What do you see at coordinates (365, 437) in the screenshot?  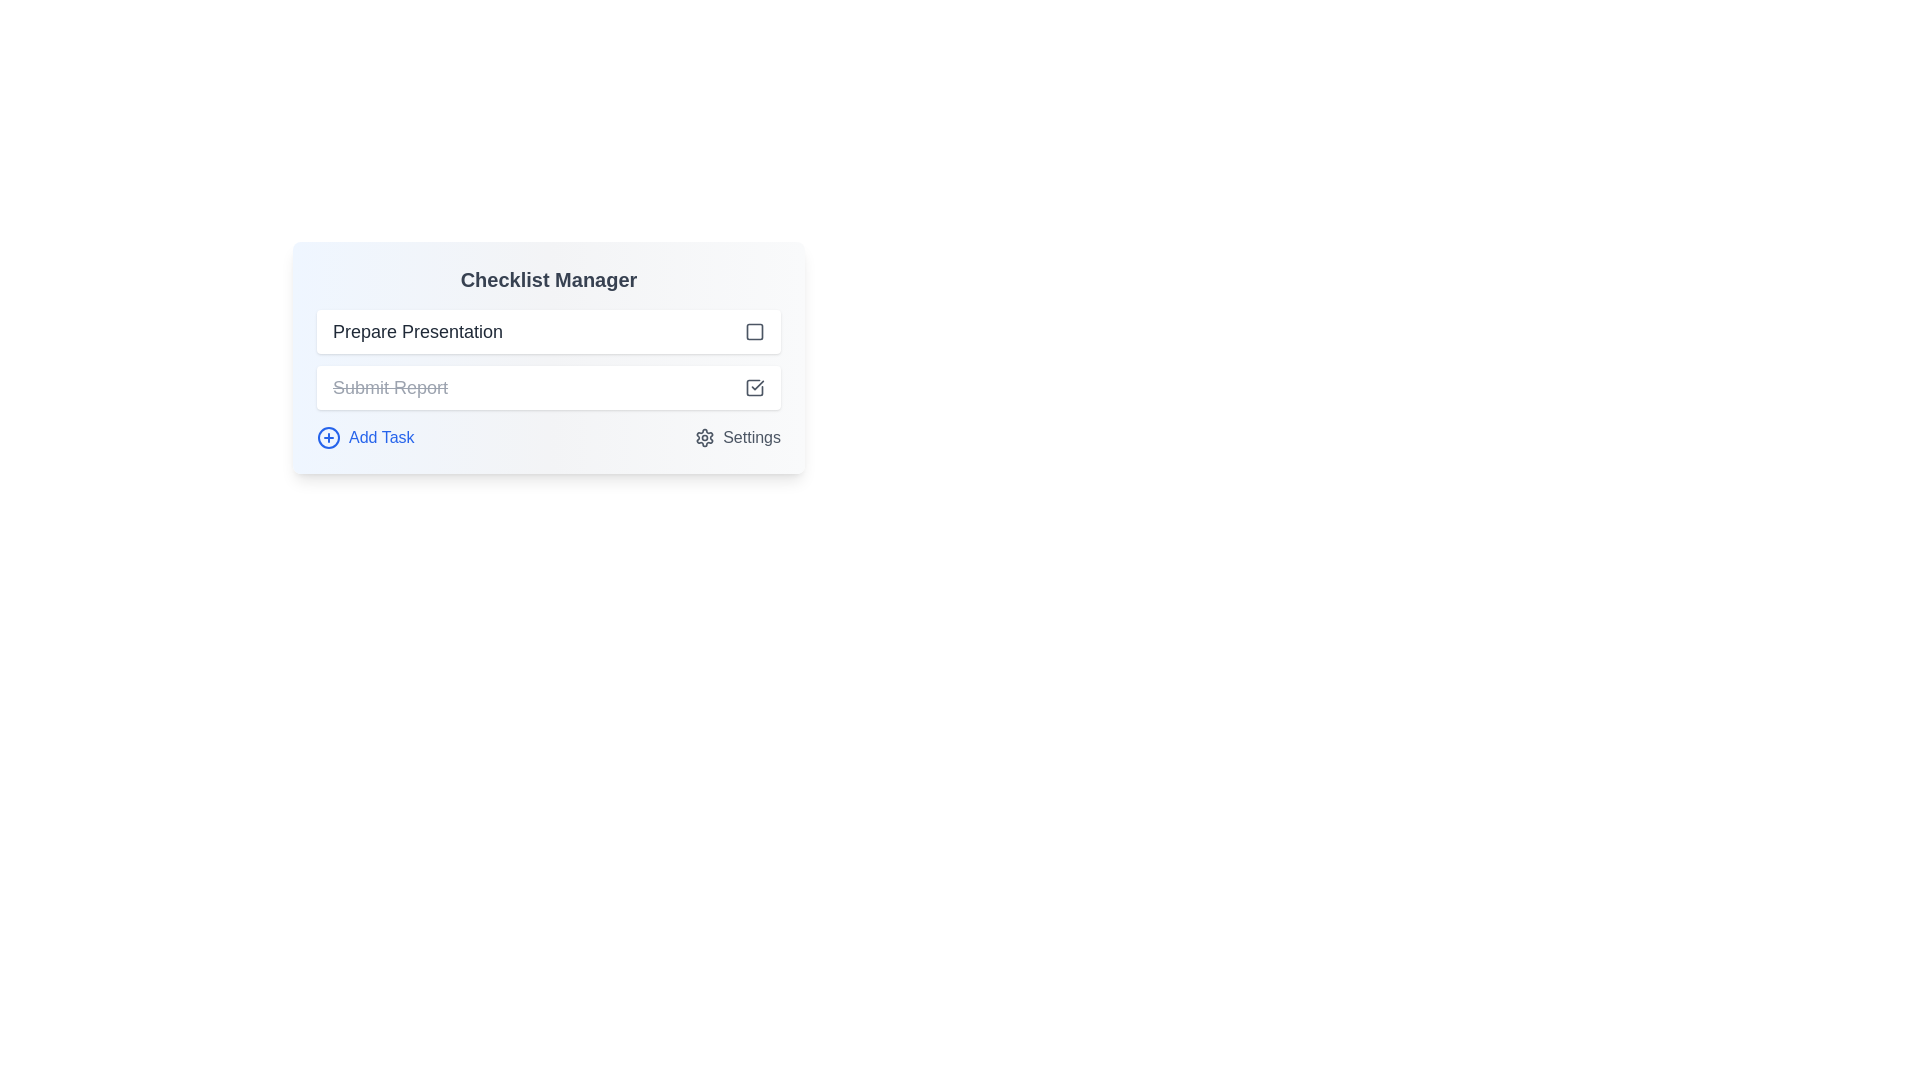 I see `the 'Add Task' button with a blue '+' icon located in the 'Checklist Manager' section` at bounding box center [365, 437].